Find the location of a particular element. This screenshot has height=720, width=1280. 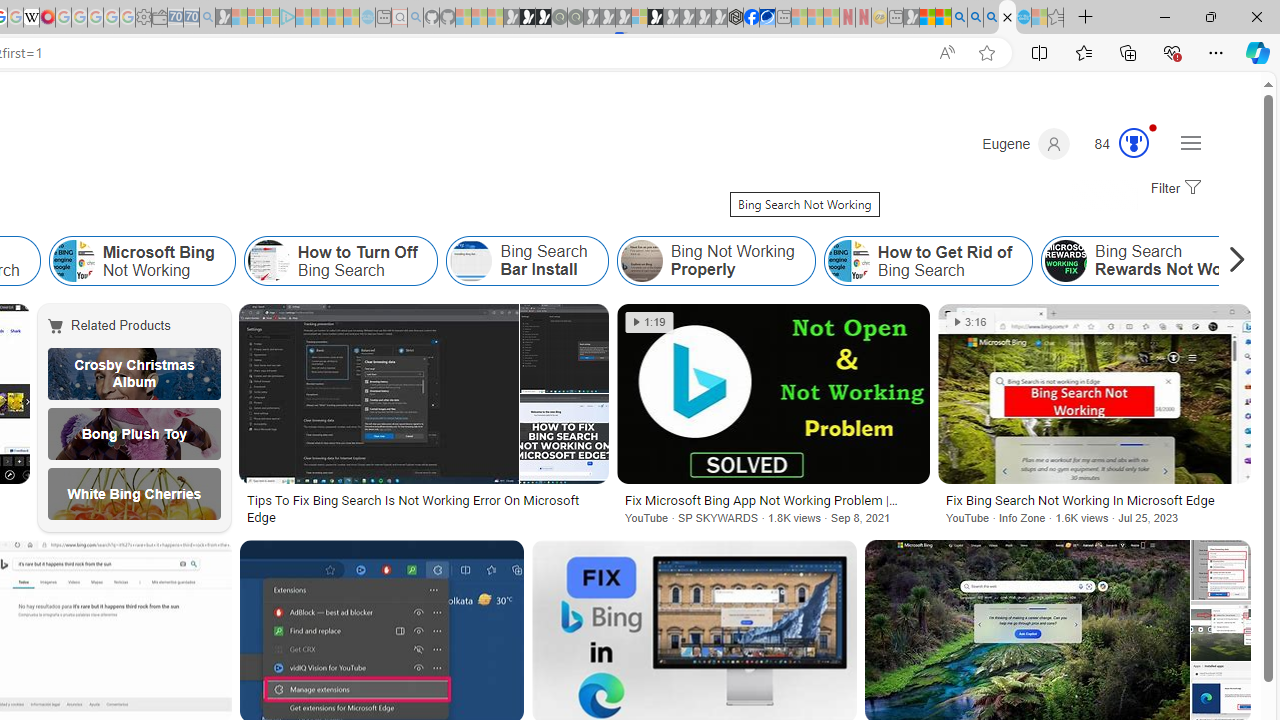

'How to Turn Off Bing Search' is located at coordinates (341, 260).